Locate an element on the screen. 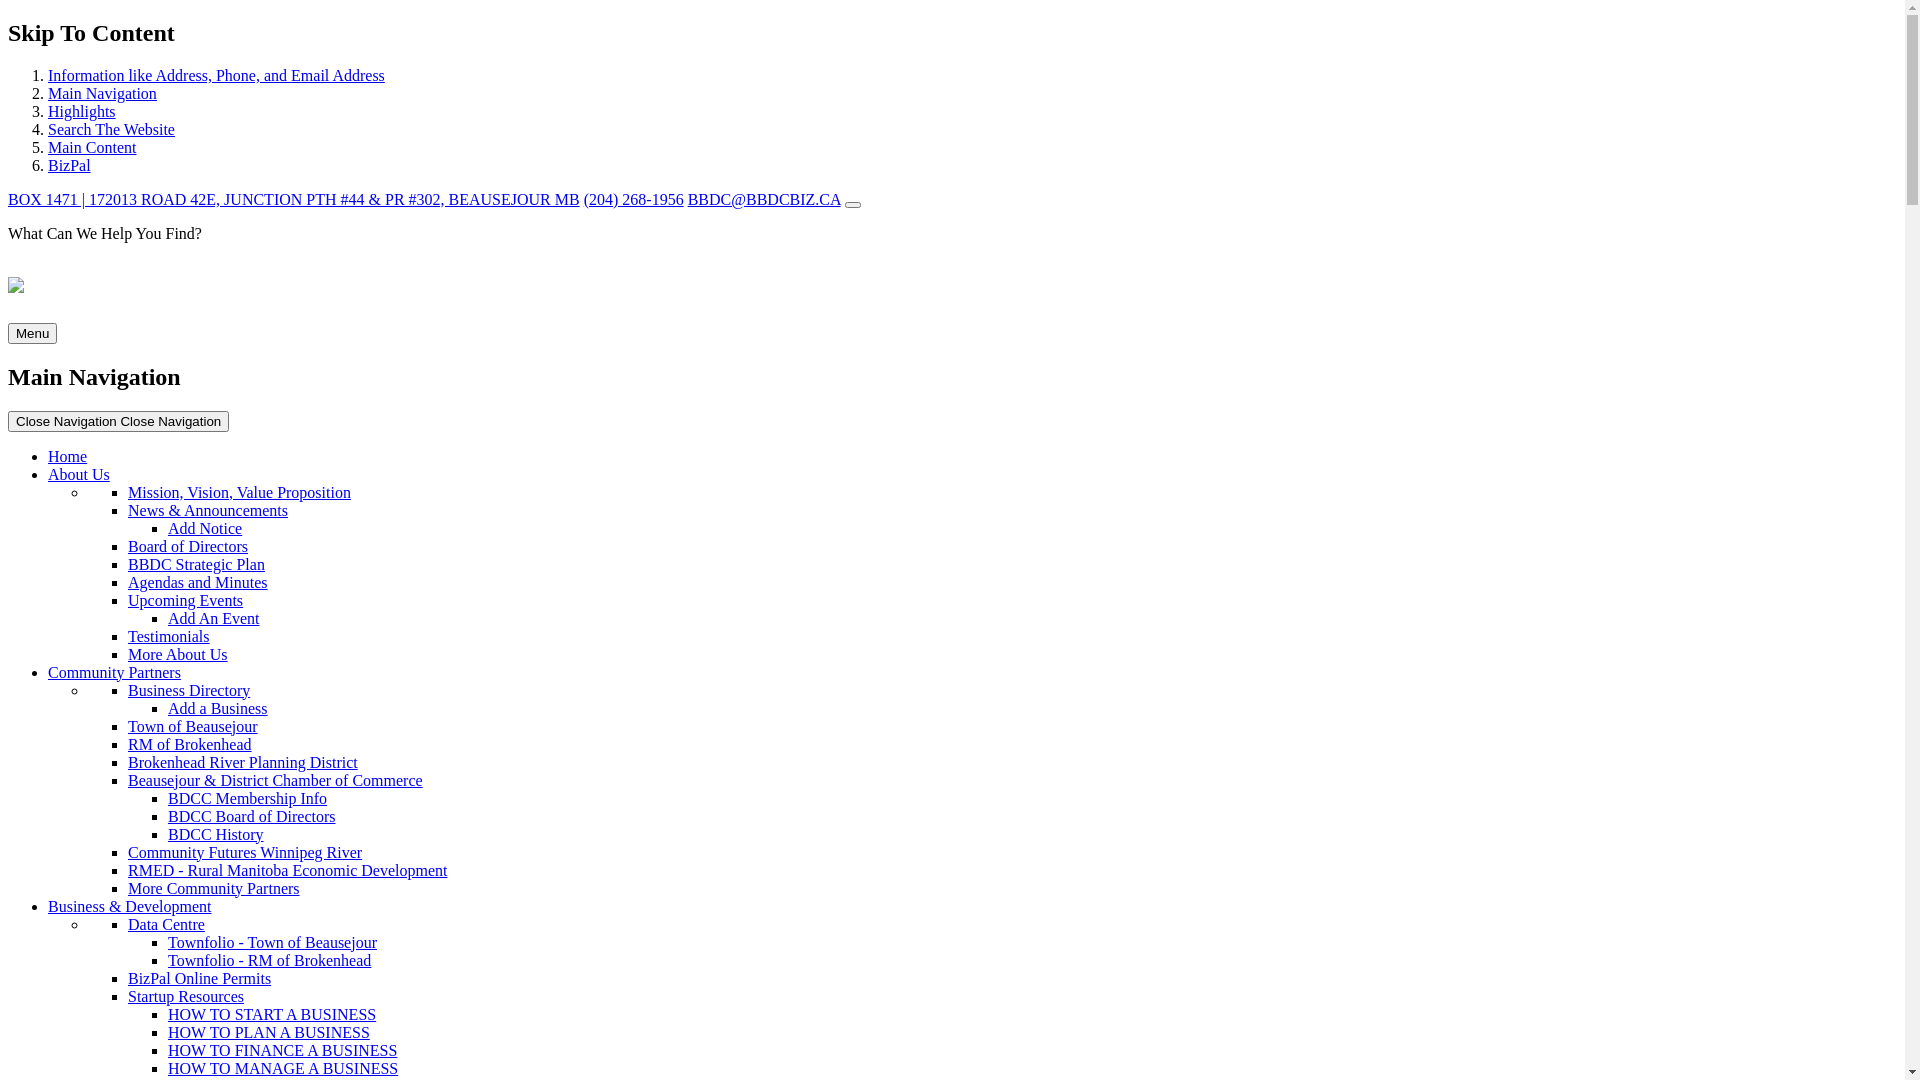 The height and width of the screenshot is (1080, 1920). 'BDCC Membership Info' is located at coordinates (246, 797).